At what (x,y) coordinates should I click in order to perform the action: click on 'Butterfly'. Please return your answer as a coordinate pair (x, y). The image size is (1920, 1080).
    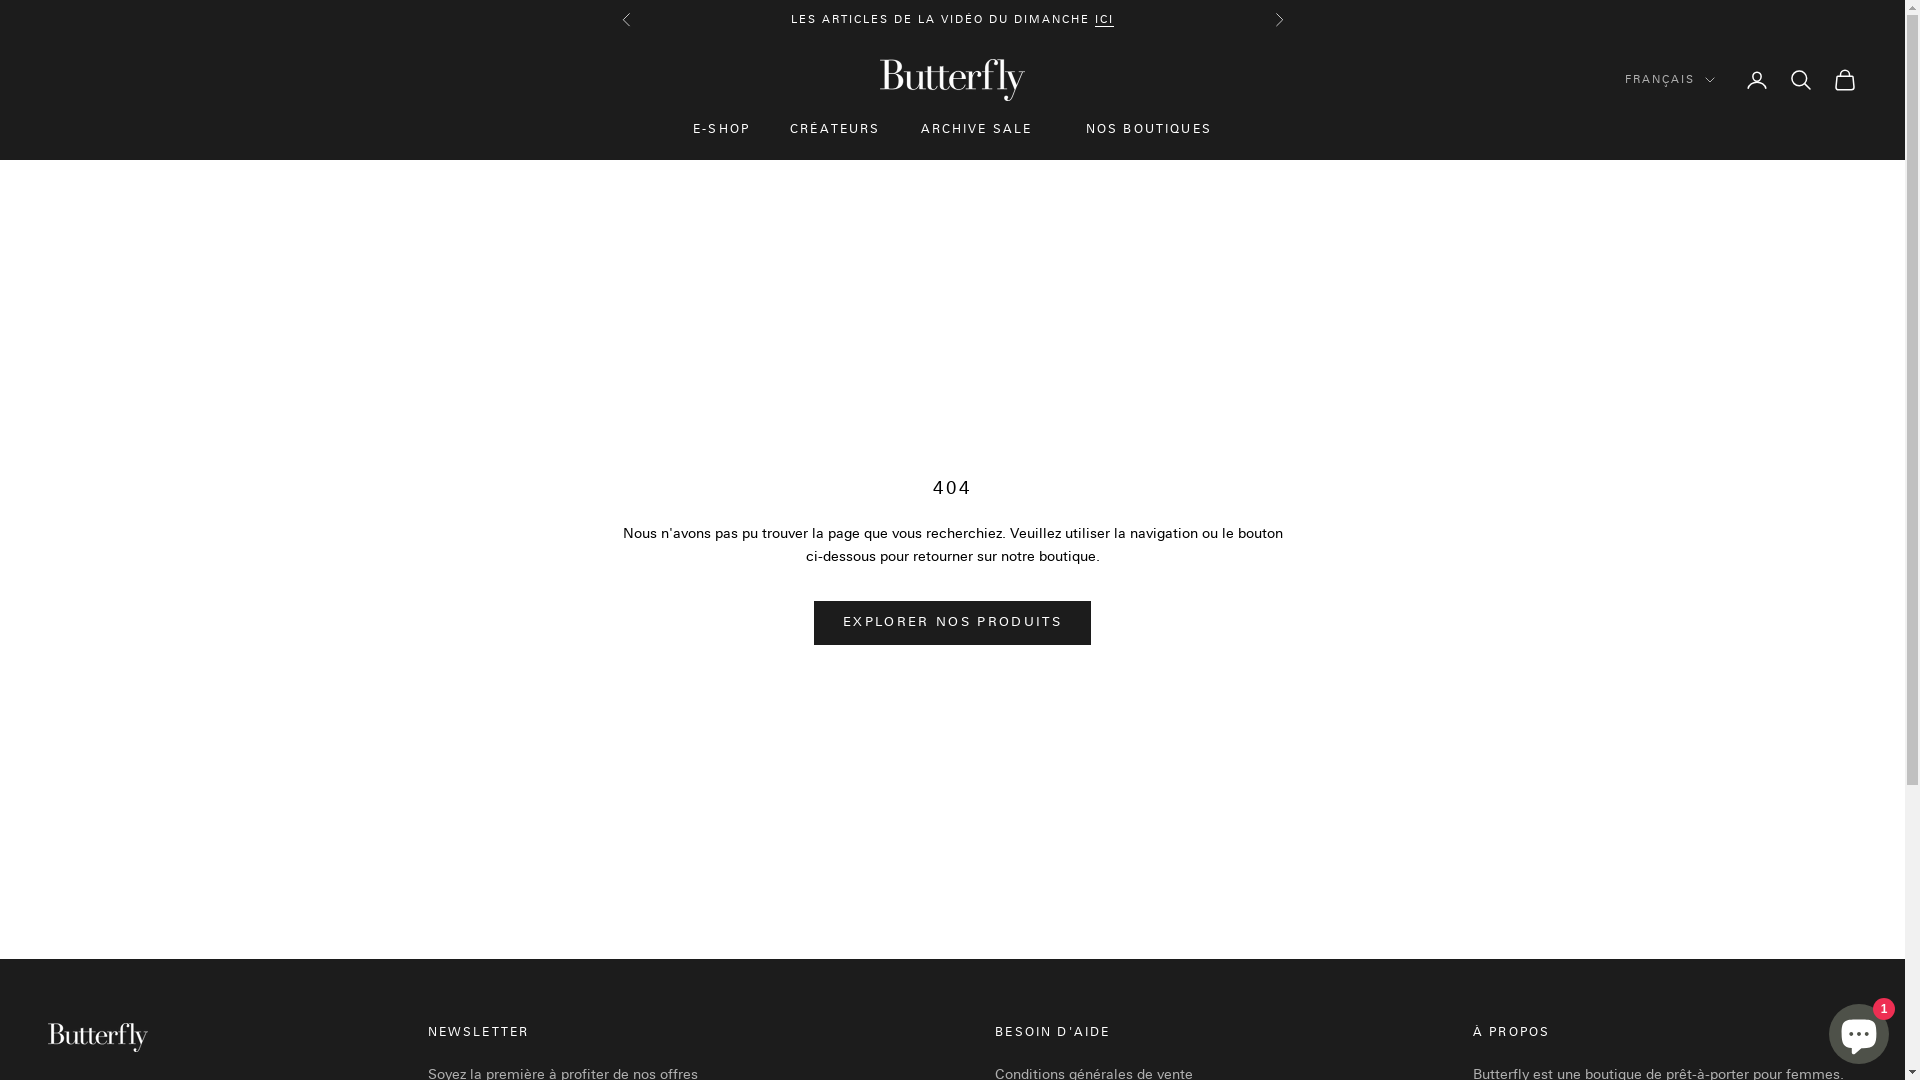
    Looking at the image, I should click on (951, 79).